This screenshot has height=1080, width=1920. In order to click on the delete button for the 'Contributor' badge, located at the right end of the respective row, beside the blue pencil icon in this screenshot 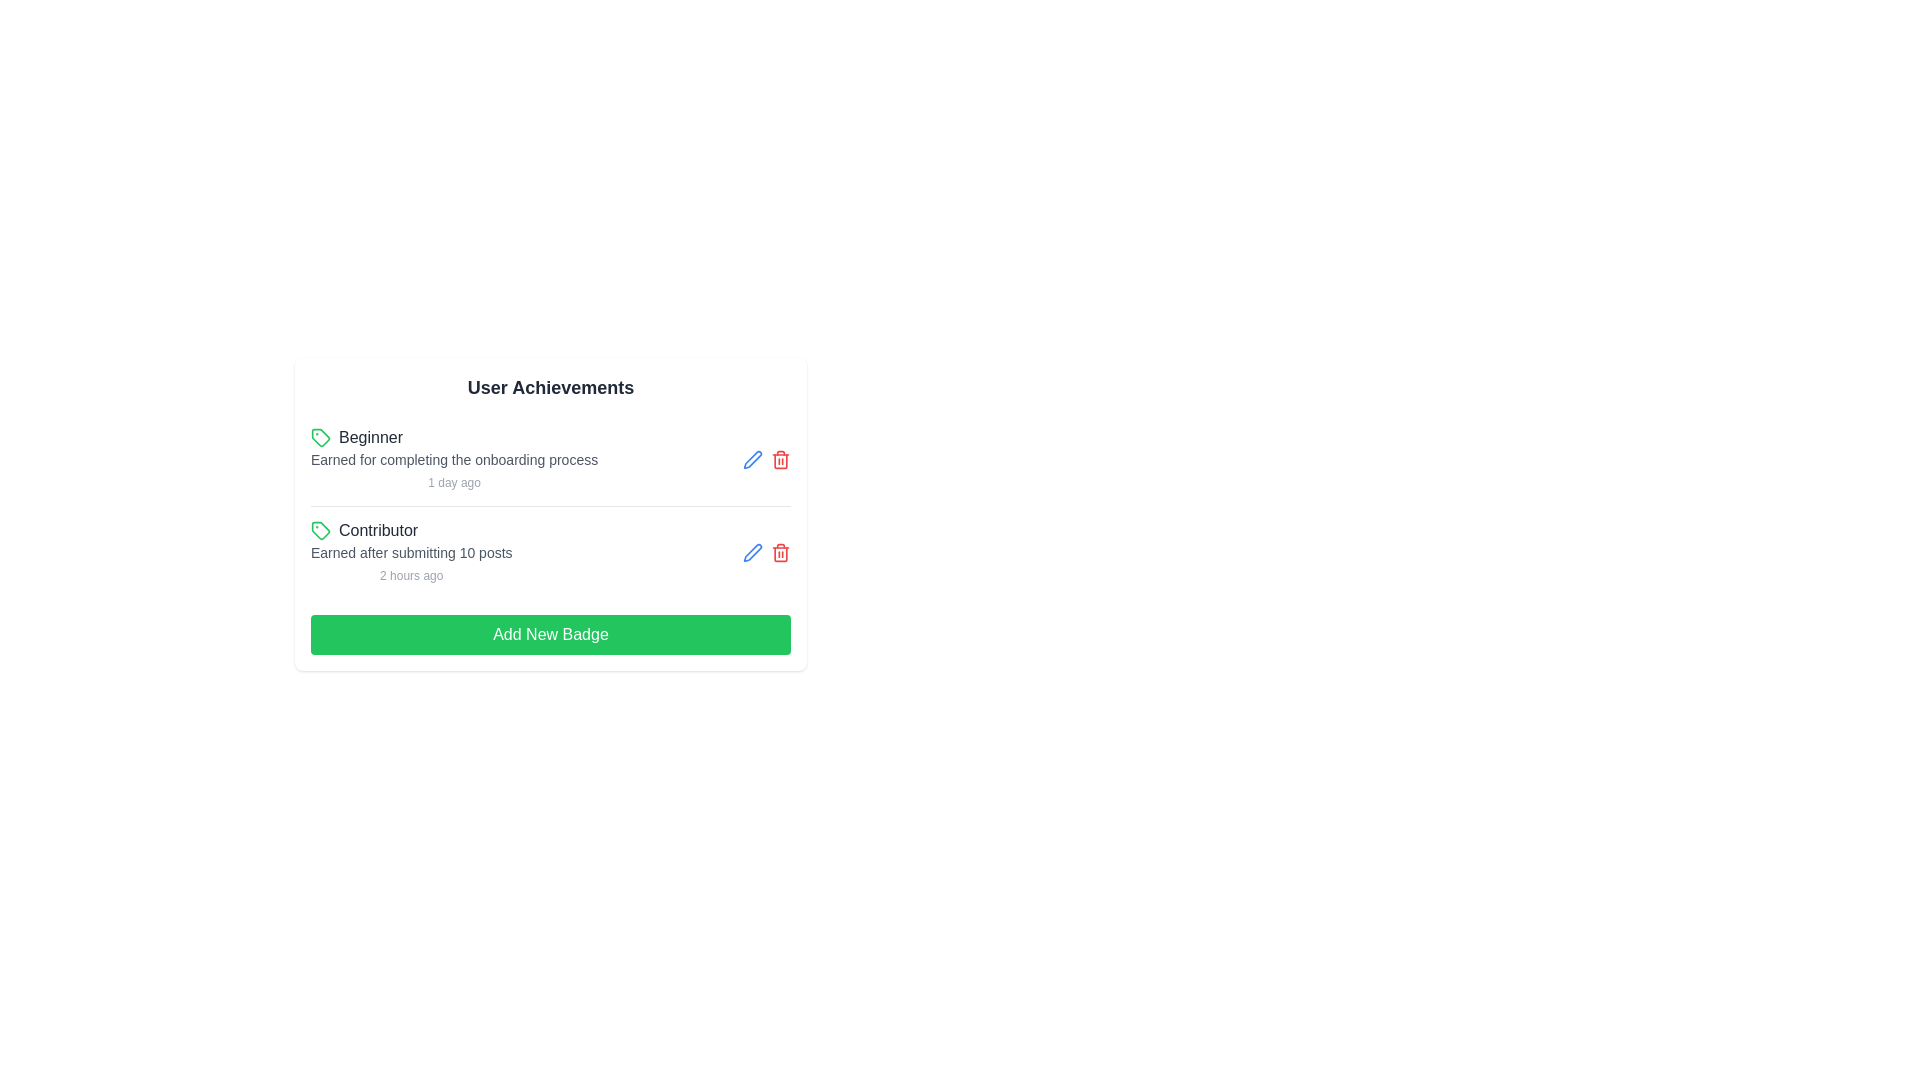, I will do `click(780, 552)`.